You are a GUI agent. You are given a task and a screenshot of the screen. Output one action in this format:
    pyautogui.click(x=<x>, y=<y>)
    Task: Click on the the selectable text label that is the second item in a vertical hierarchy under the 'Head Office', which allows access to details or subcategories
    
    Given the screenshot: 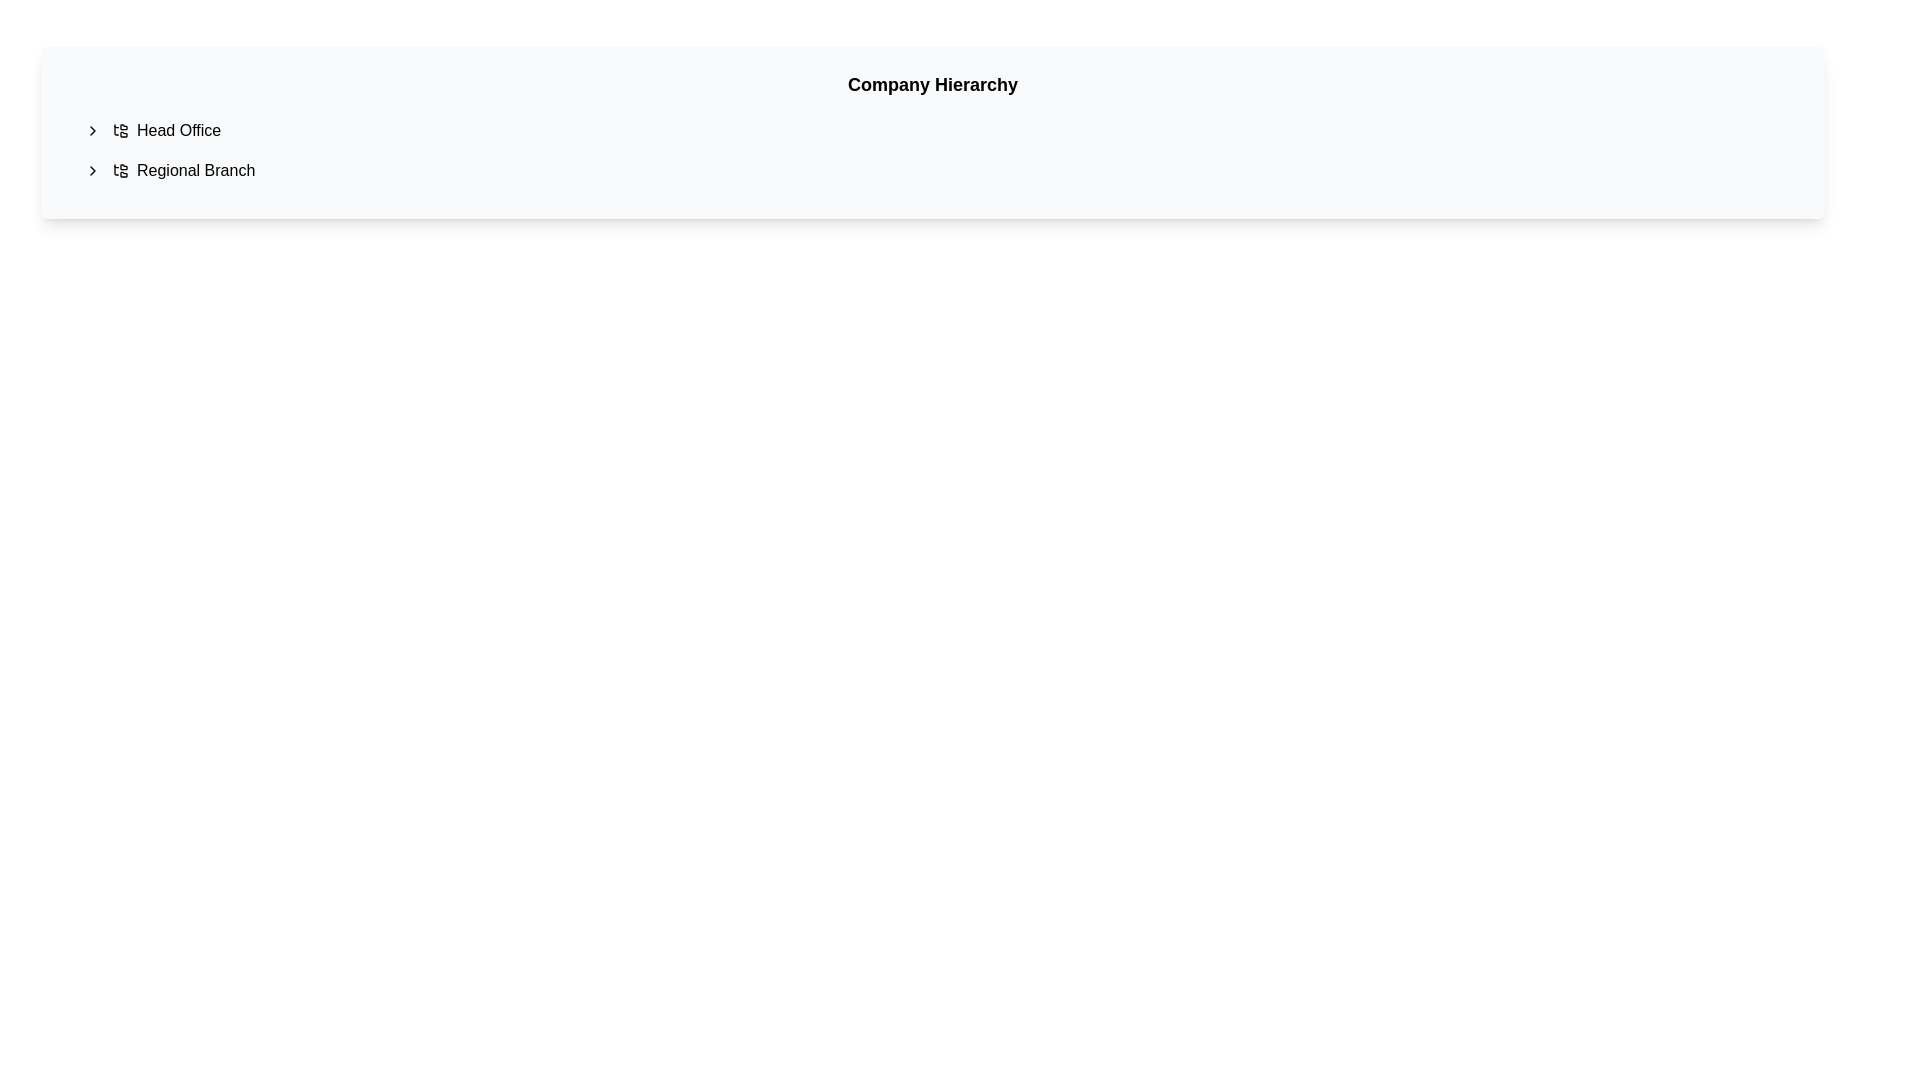 What is the action you would take?
    pyautogui.click(x=184, y=169)
    